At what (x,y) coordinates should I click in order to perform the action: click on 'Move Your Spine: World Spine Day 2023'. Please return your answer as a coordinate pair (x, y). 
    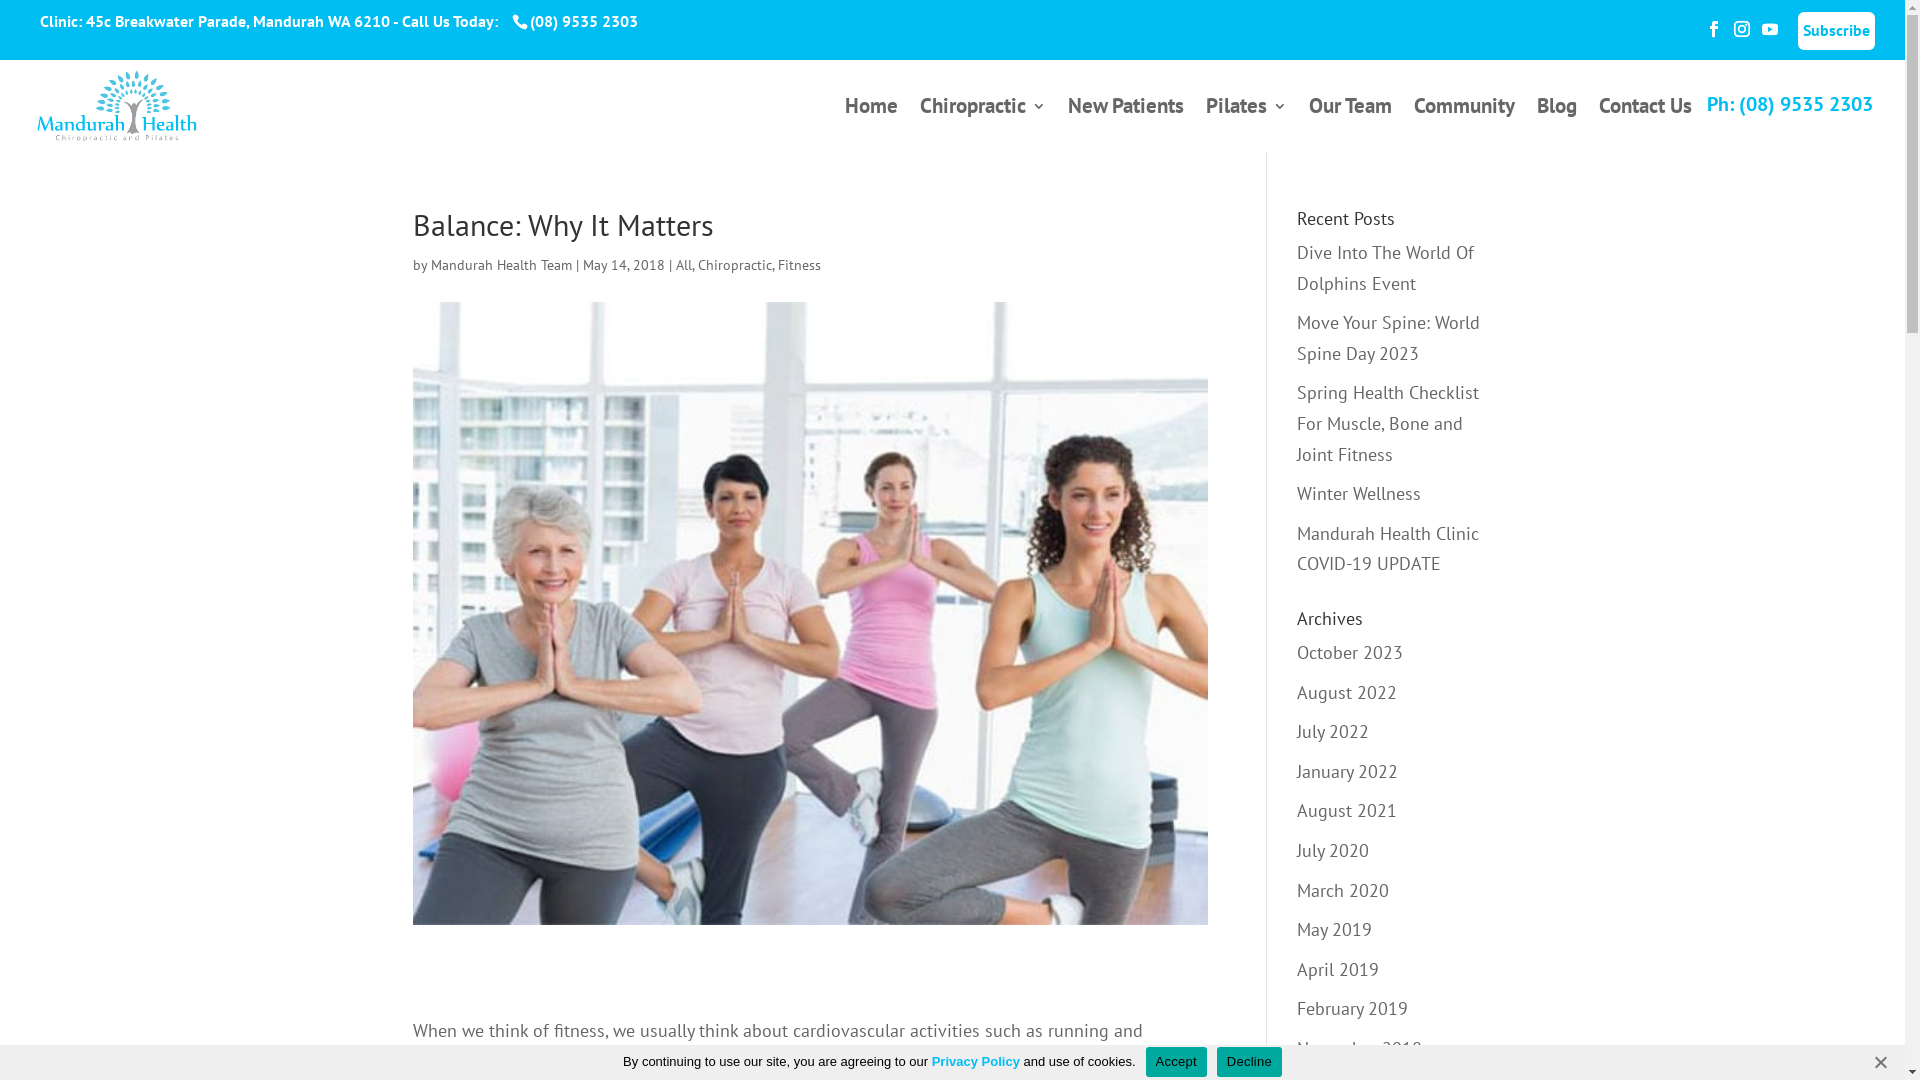
    Looking at the image, I should click on (1387, 337).